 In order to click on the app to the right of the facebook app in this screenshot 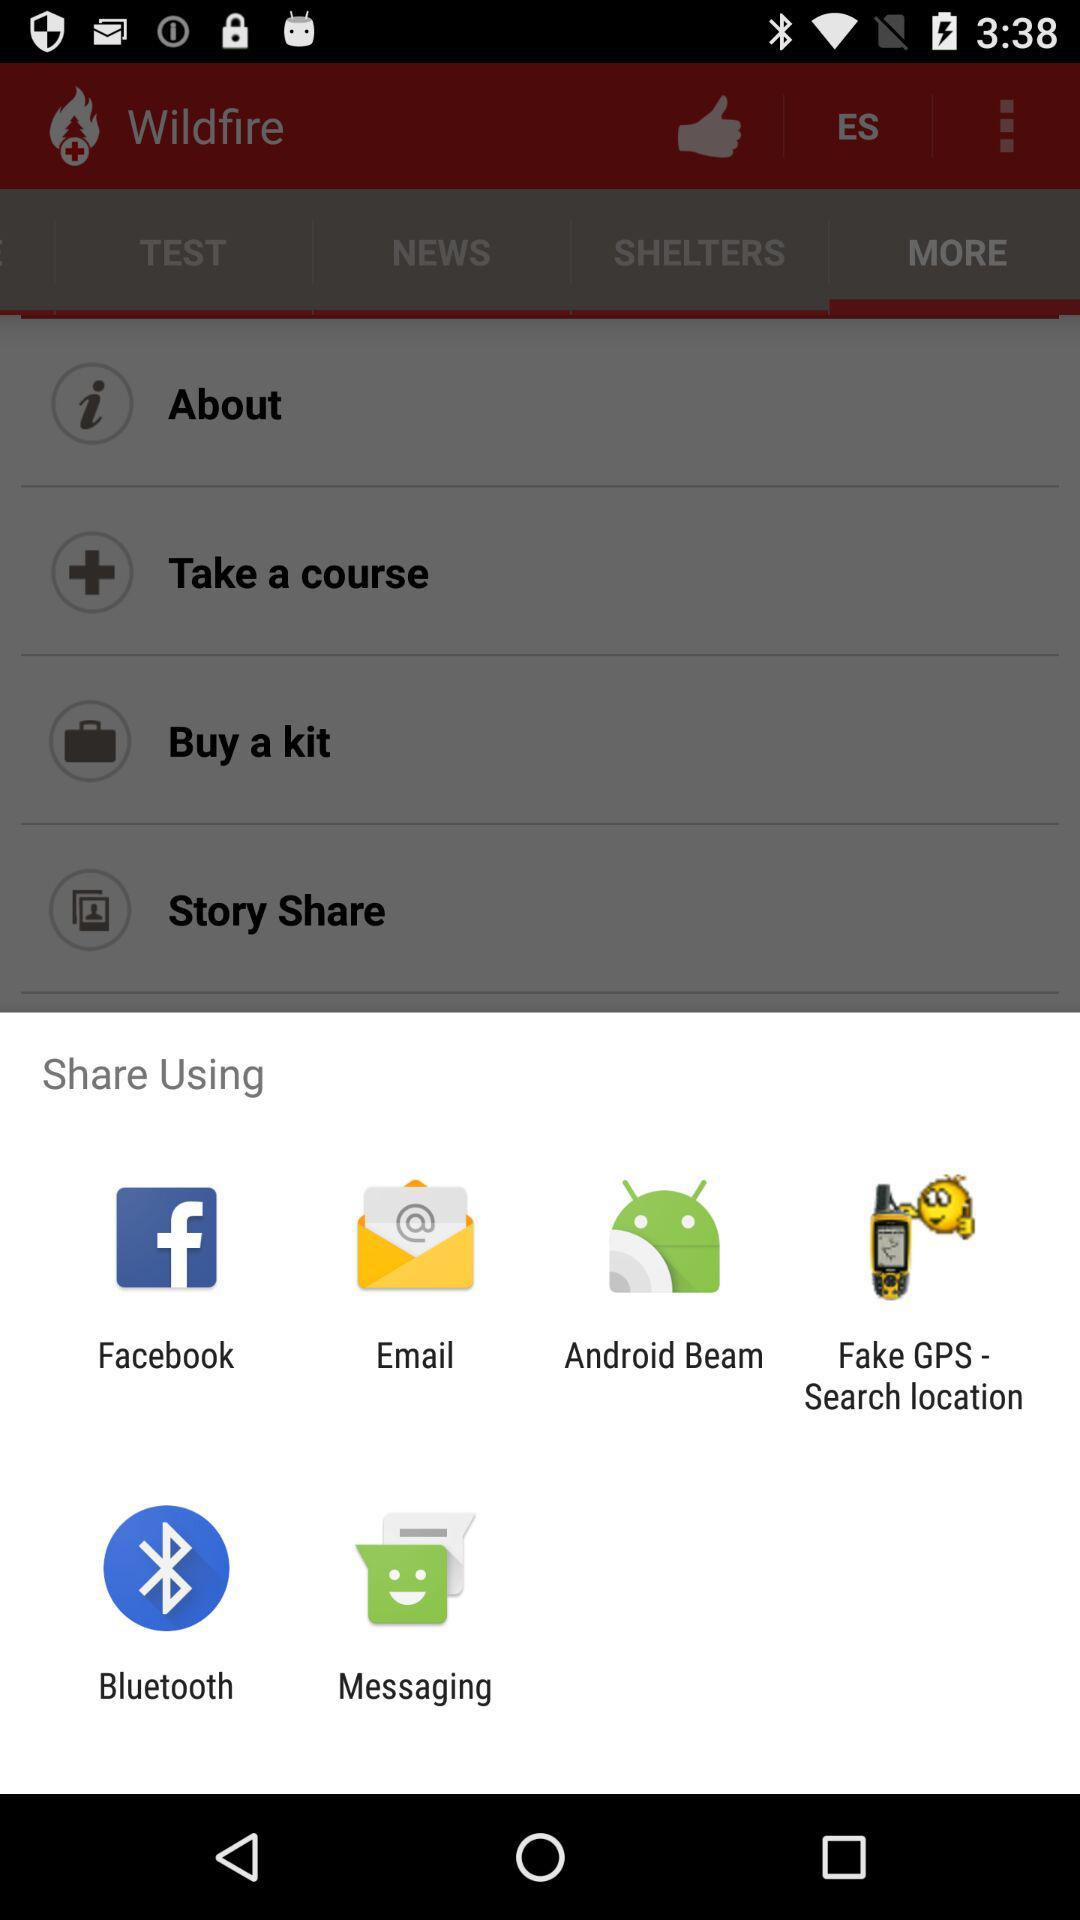, I will do `click(414, 1374)`.